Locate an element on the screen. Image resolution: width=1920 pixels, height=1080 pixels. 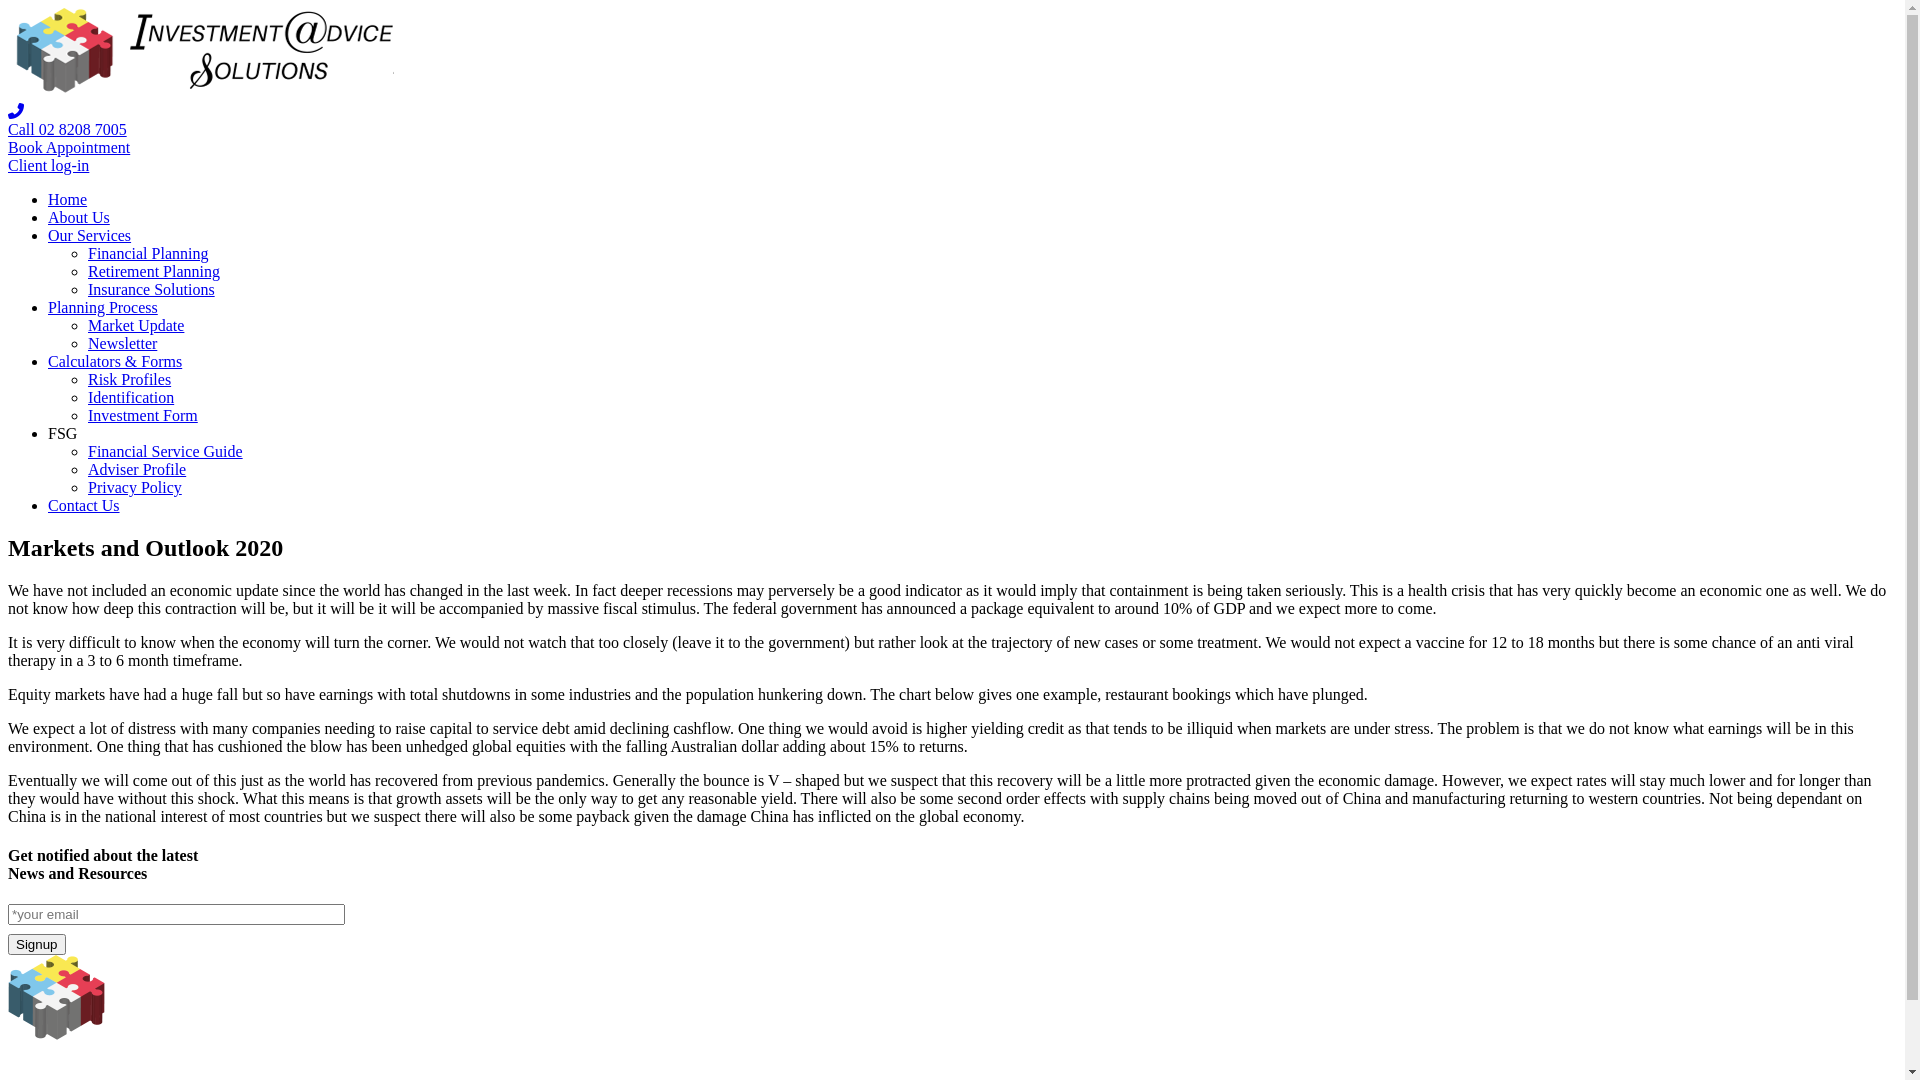
'Market Update' is located at coordinates (134, 324).